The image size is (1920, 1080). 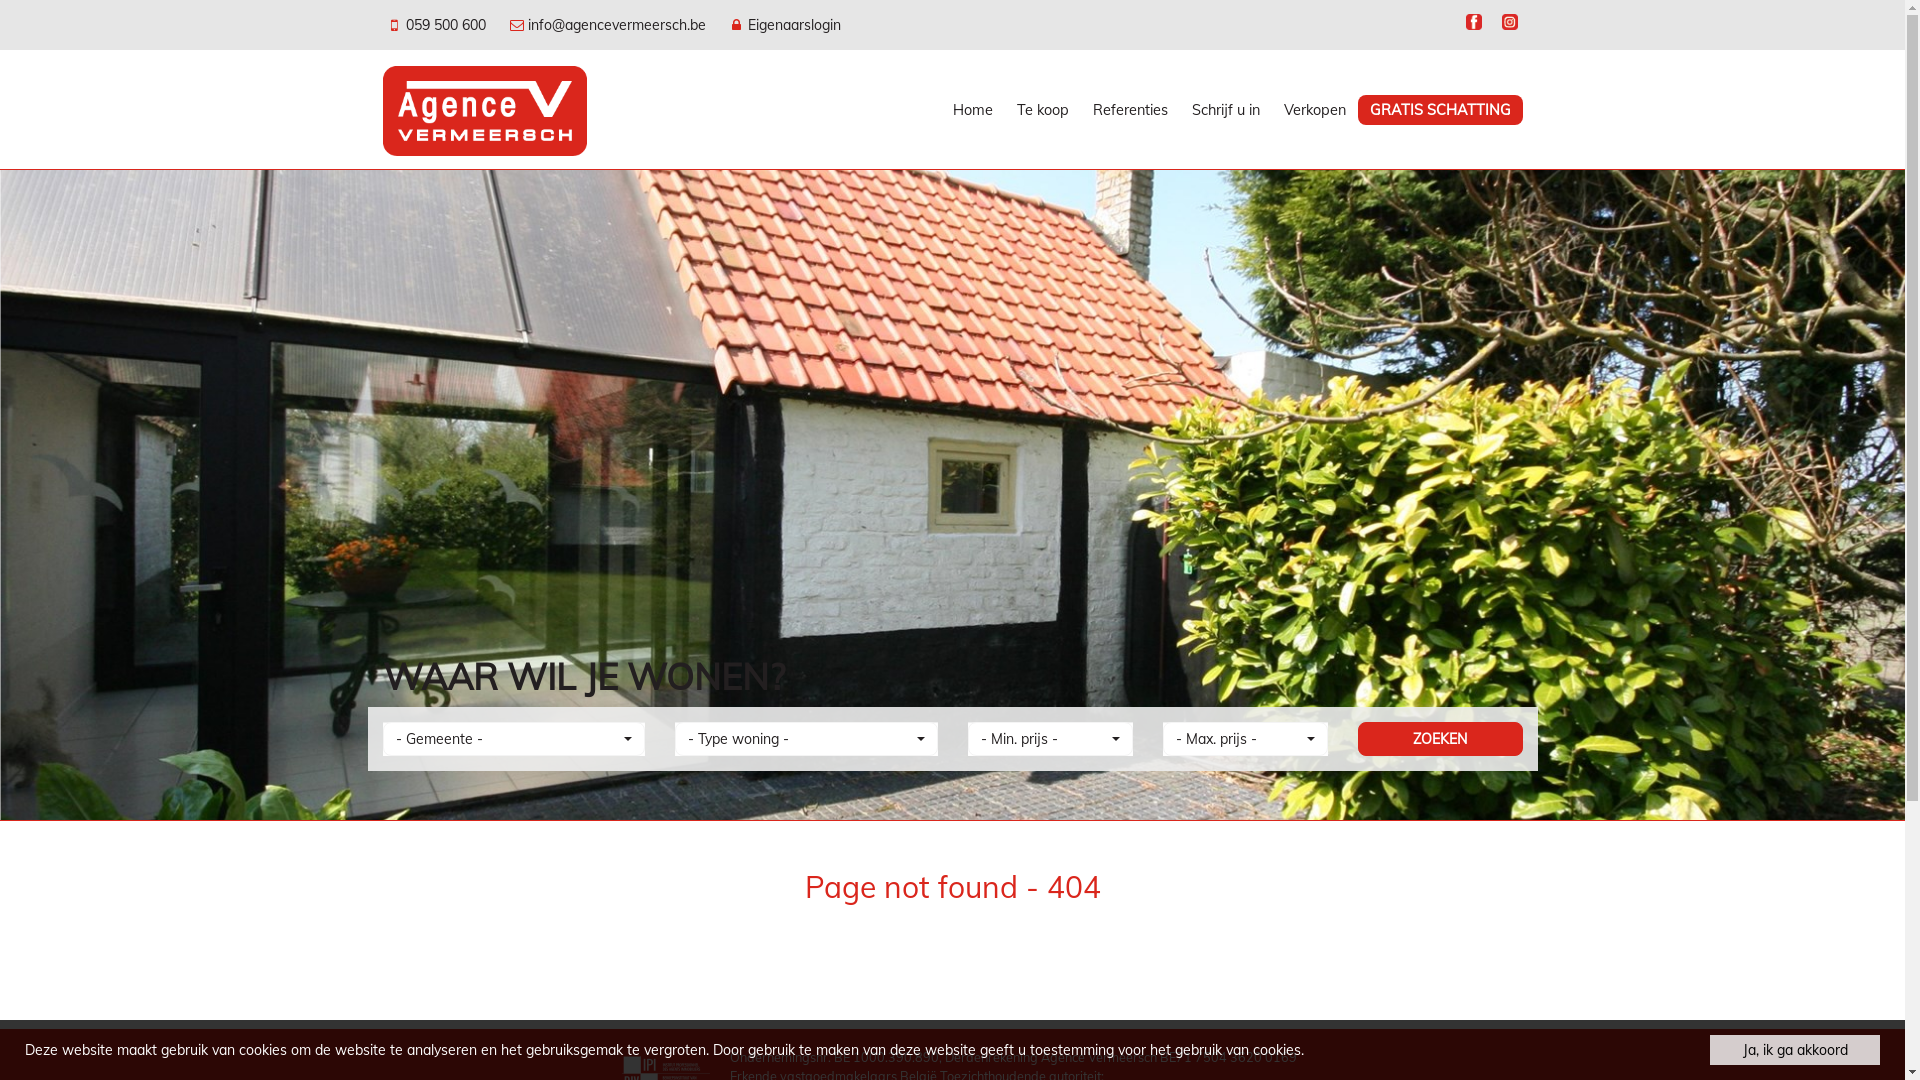 What do you see at coordinates (382, 739) in the screenshot?
I see `'- Gemeente -` at bounding box center [382, 739].